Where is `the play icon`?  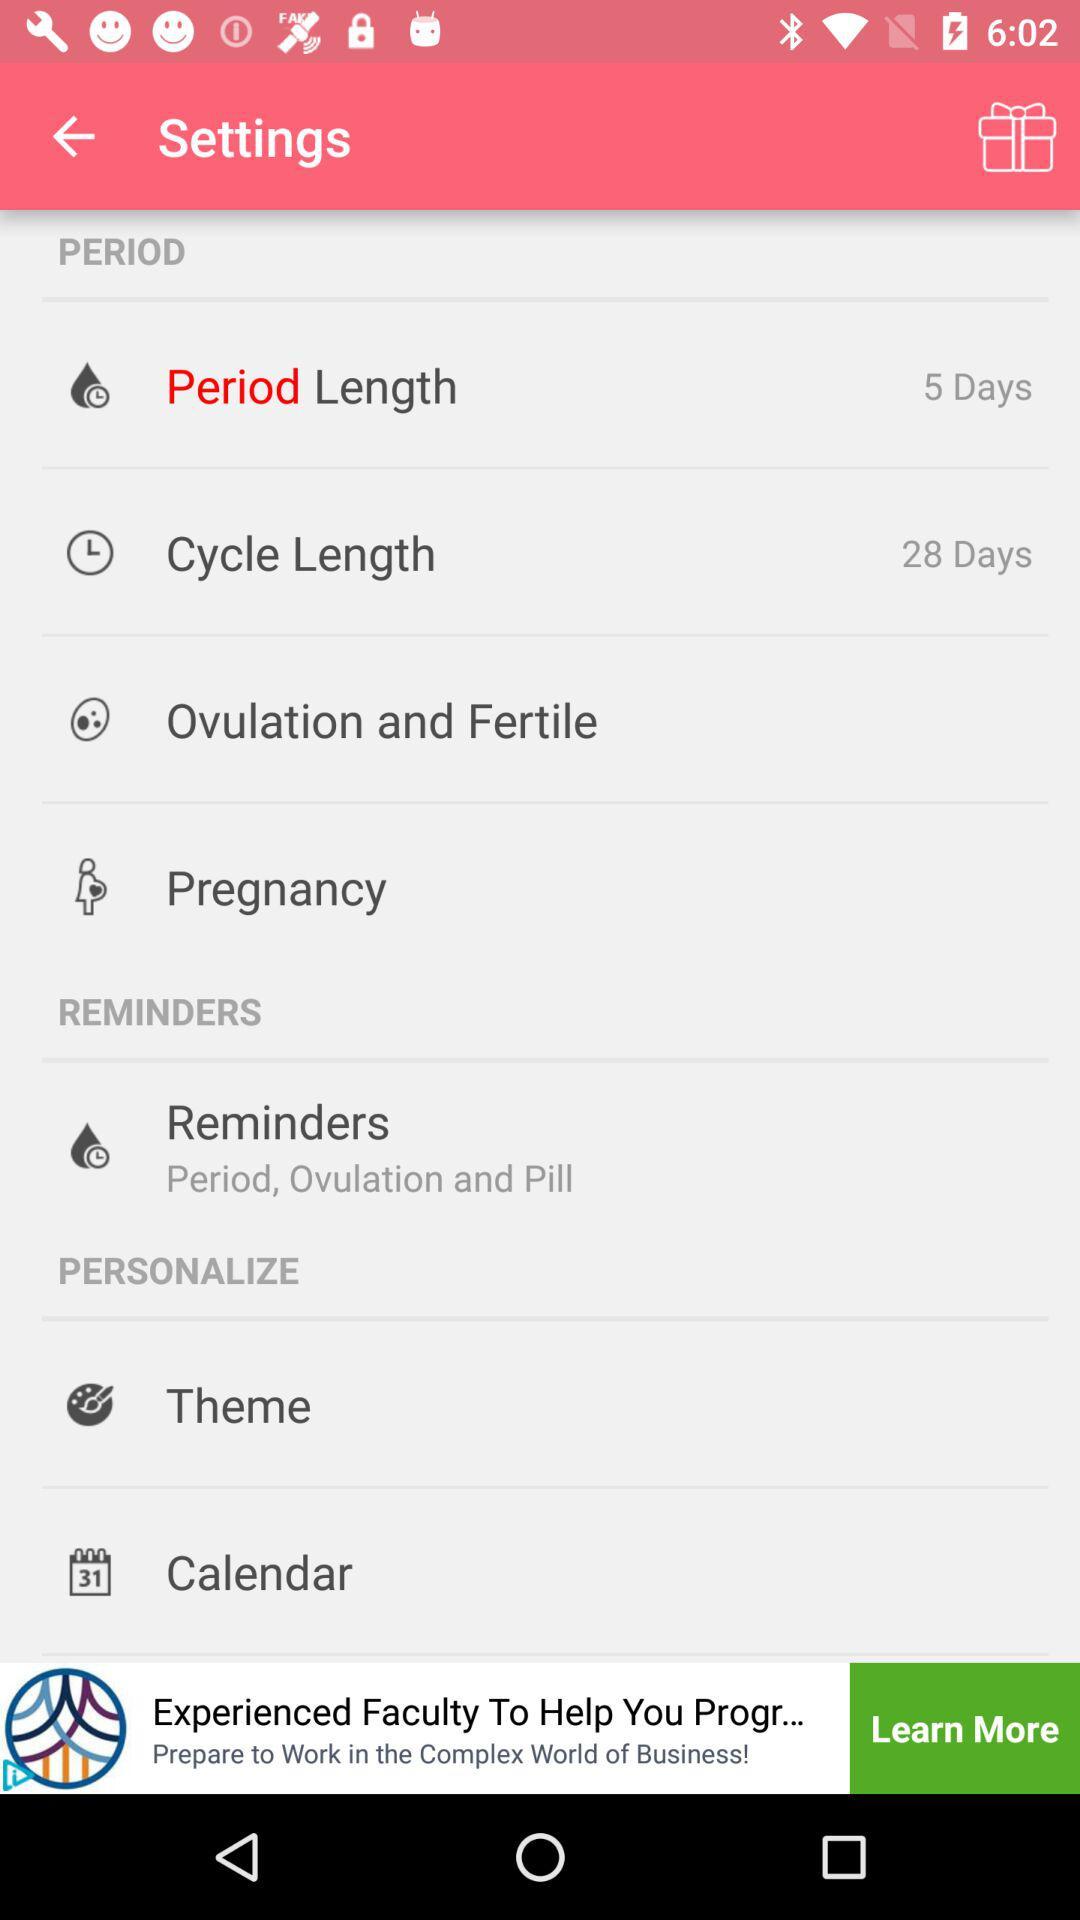
the play icon is located at coordinates (18, 1775).